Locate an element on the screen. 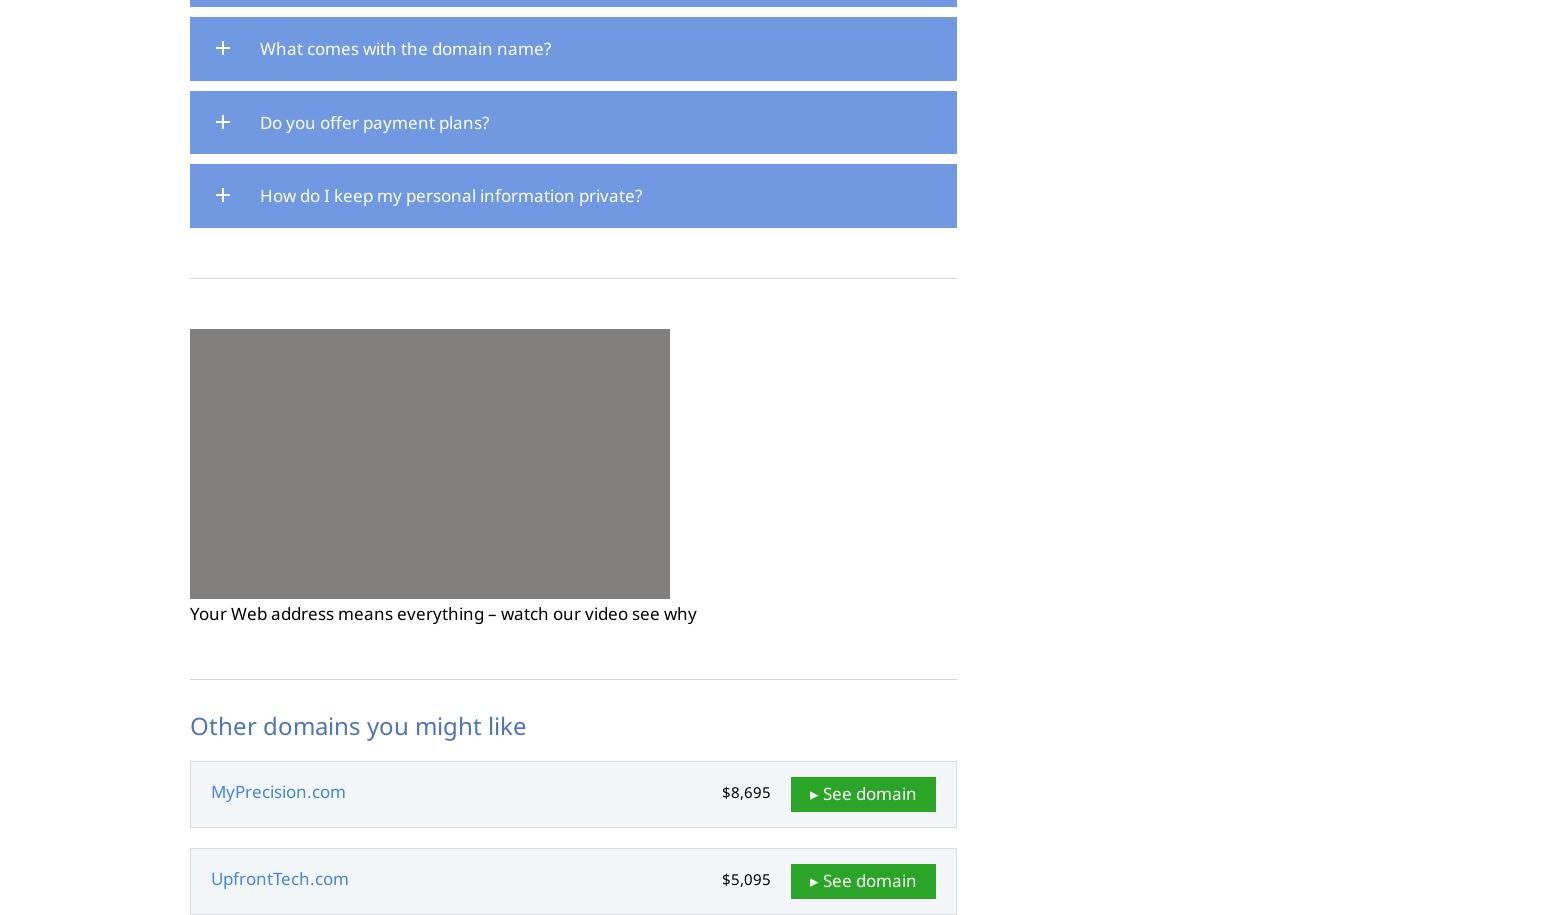  'Other domains you might like' is located at coordinates (189, 724).